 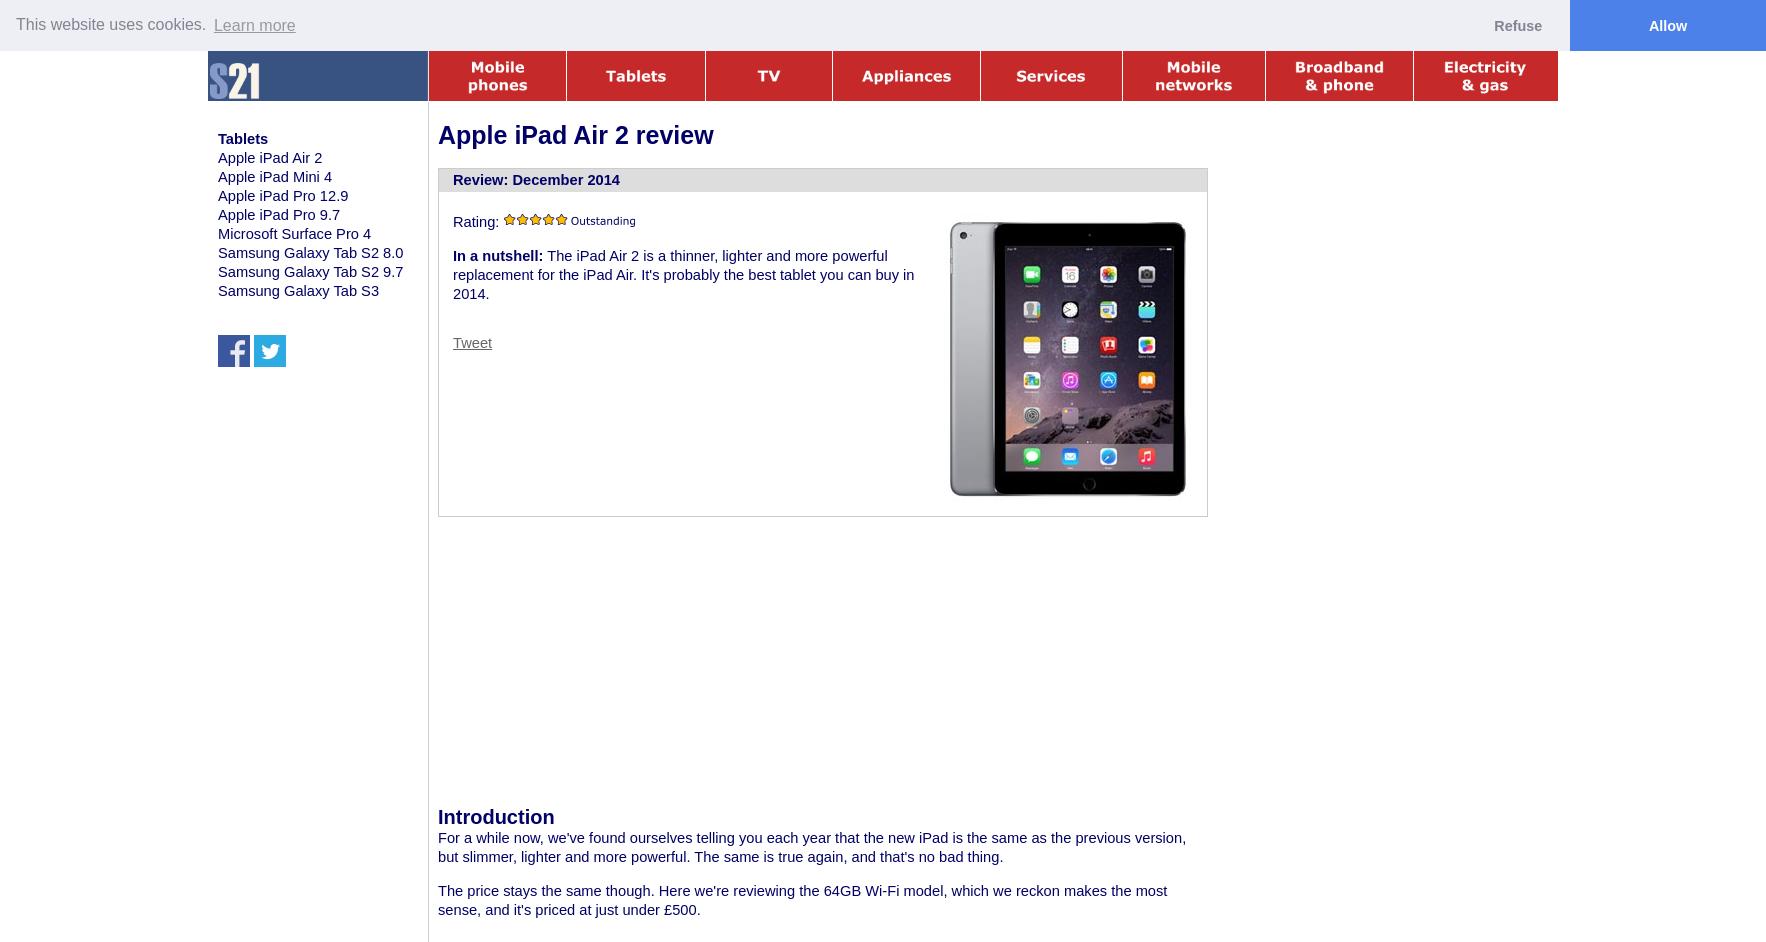 I want to click on 'Apple iPad Pro 12.9', so click(x=281, y=194).